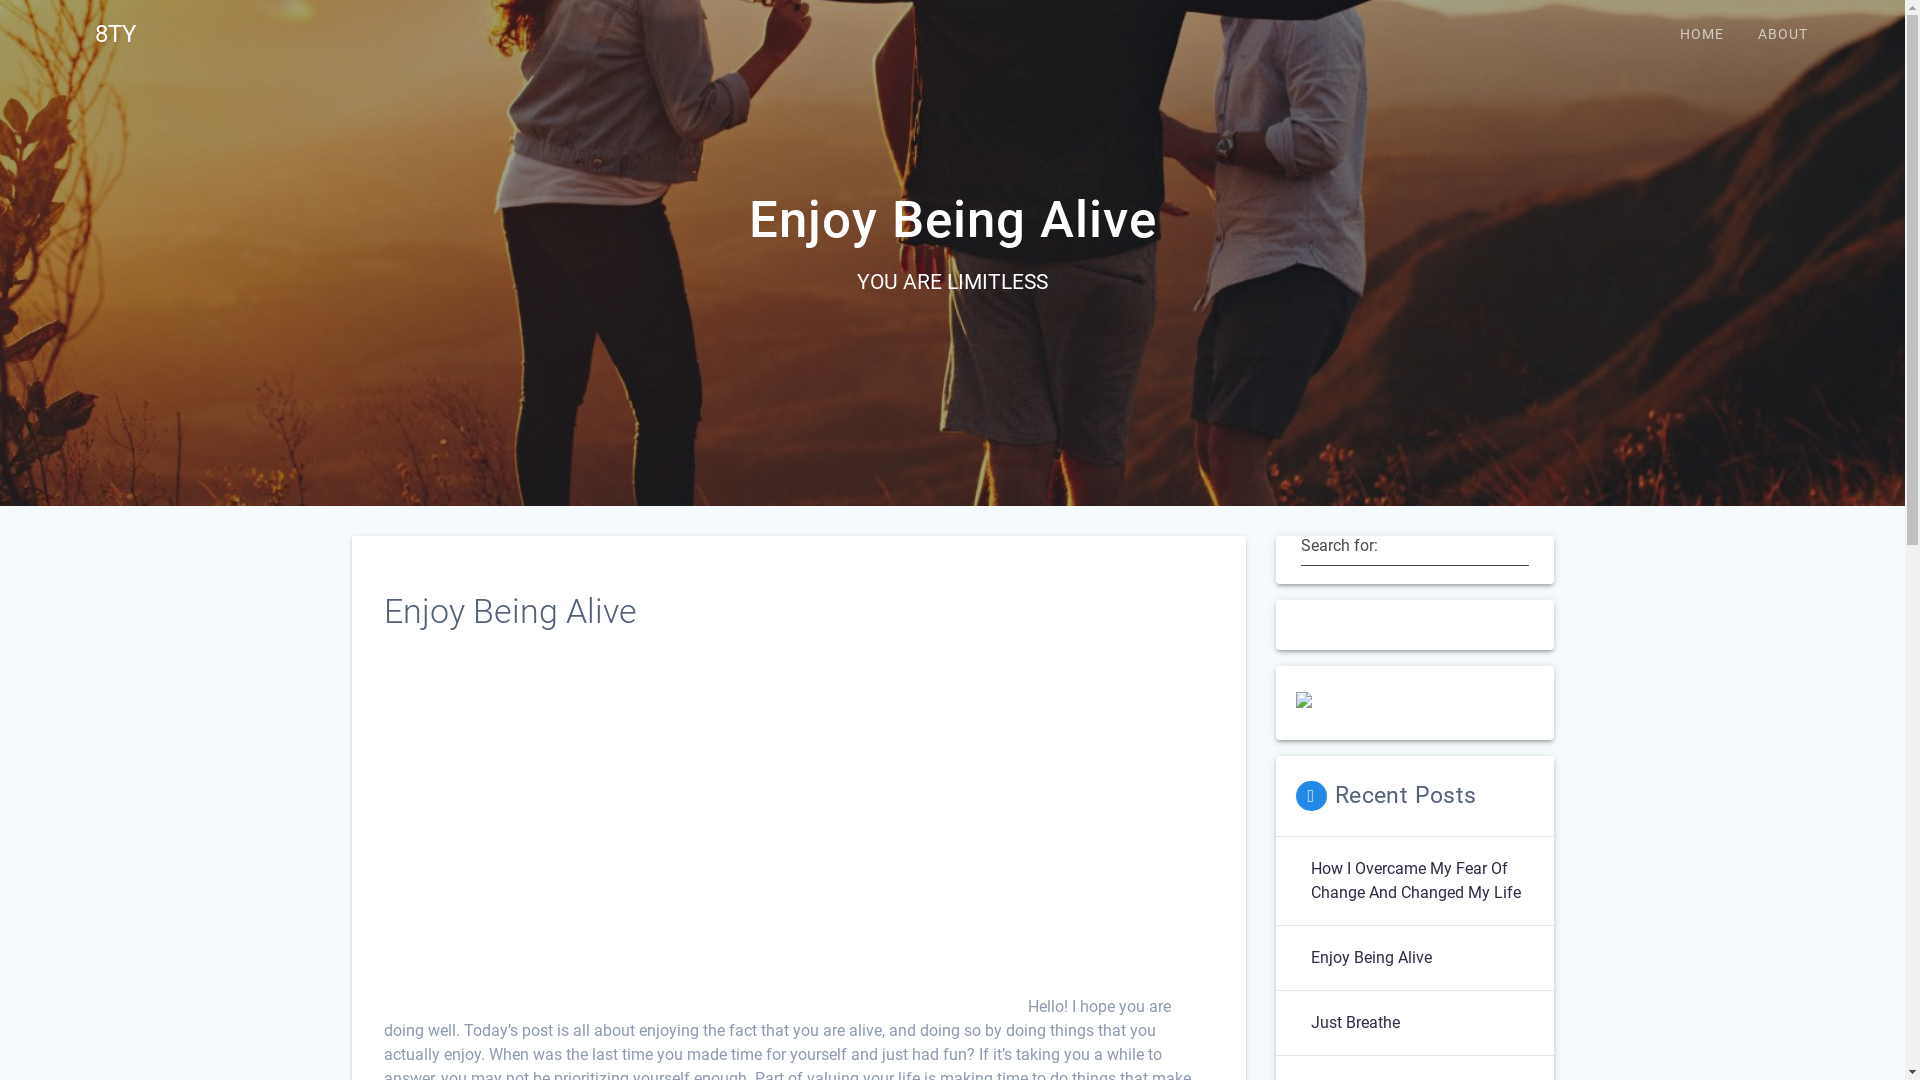 Image resolution: width=1920 pixels, height=1080 pixels. Describe the element at coordinates (114, 34) in the screenshot. I see `'8TY'` at that location.